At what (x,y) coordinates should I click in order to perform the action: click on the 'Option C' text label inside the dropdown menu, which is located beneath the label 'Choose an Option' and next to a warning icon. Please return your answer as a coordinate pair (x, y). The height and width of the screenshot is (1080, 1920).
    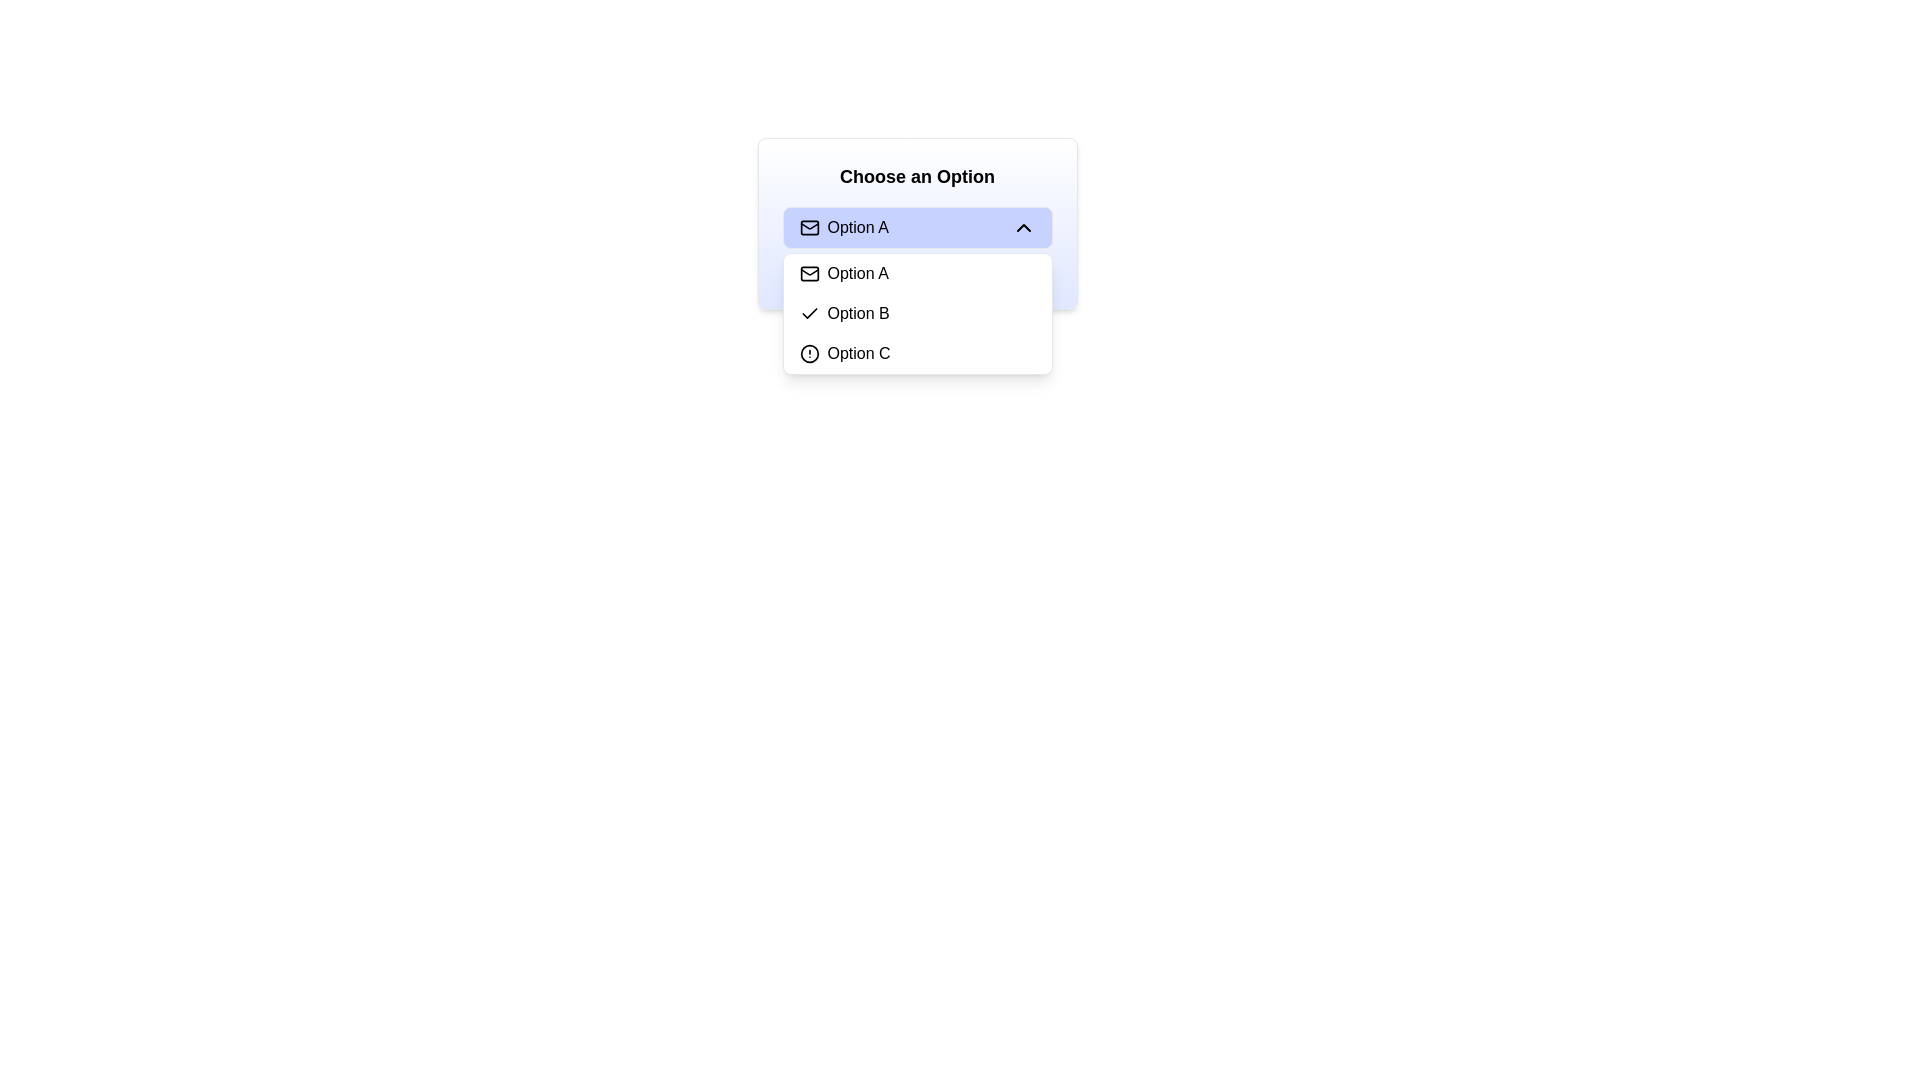
    Looking at the image, I should click on (859, 353).